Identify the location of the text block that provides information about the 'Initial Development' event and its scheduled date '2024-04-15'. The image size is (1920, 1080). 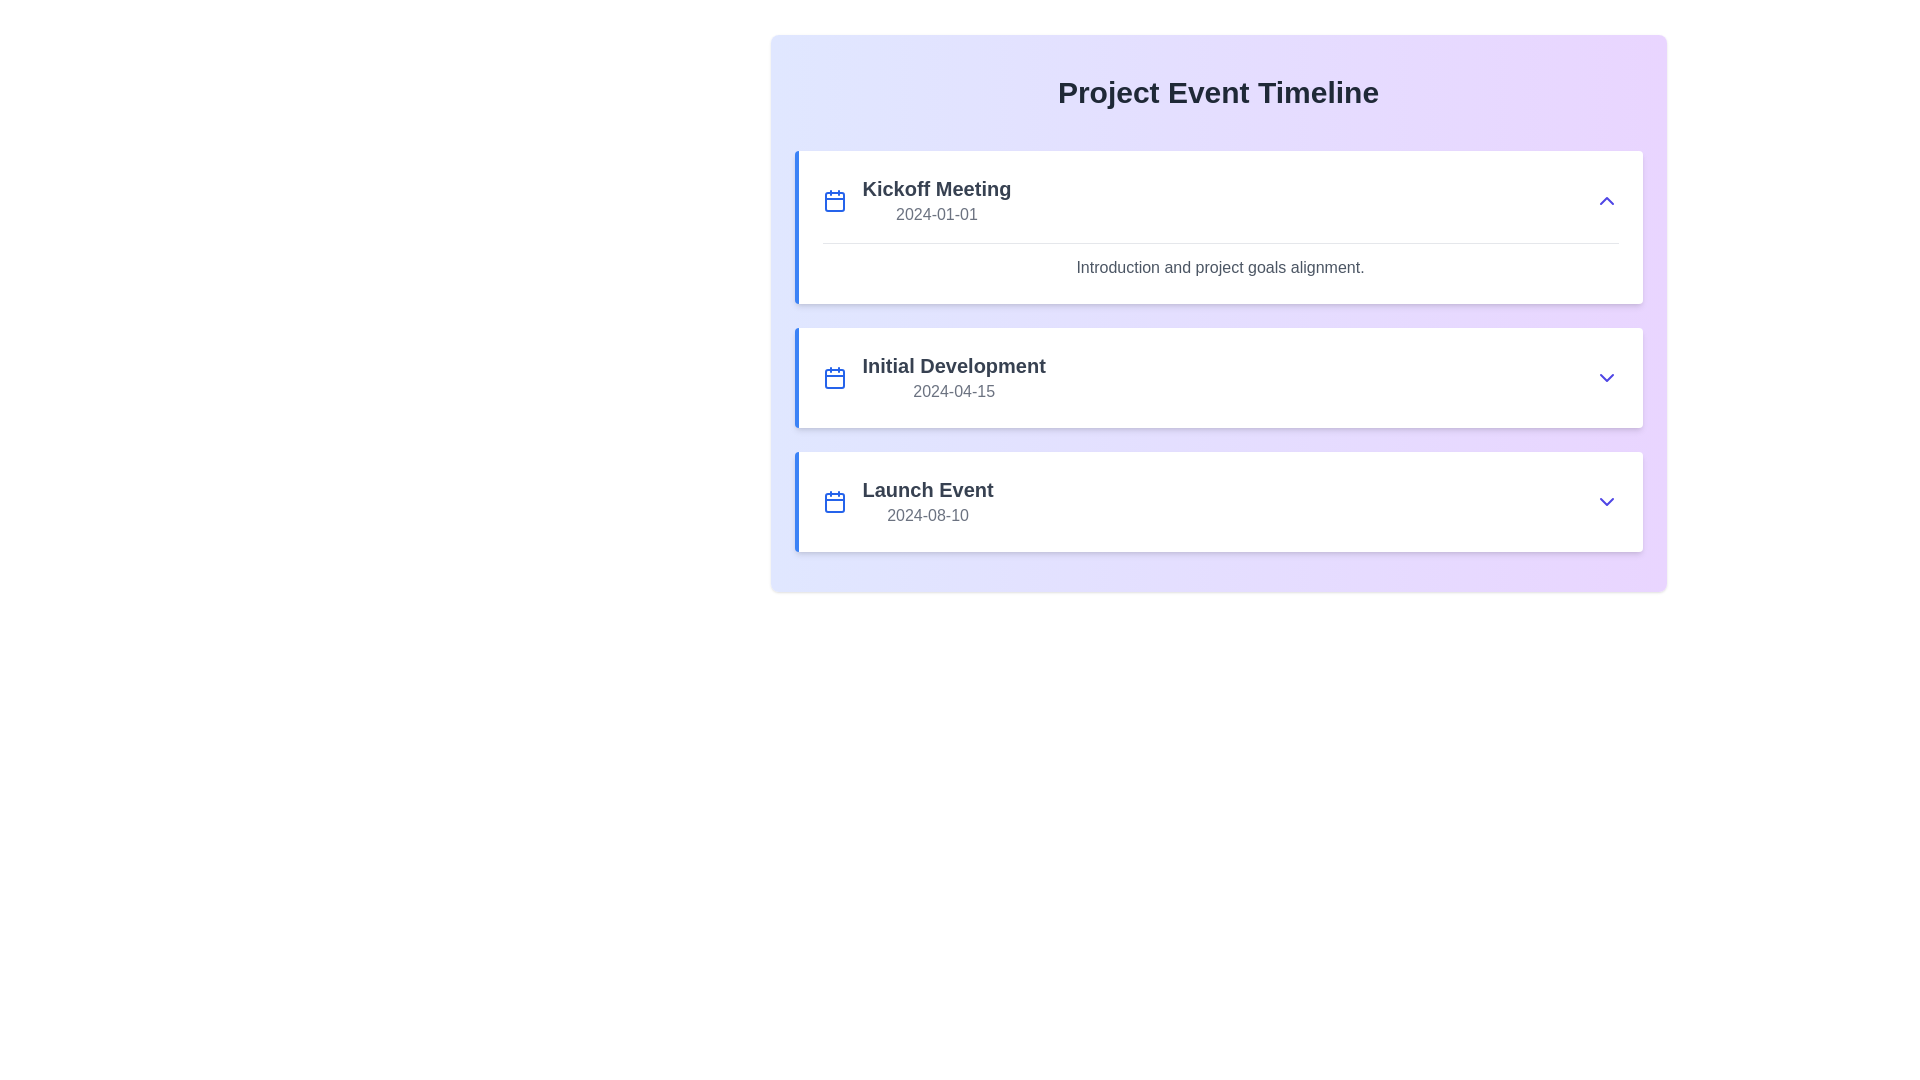
(953, 378).